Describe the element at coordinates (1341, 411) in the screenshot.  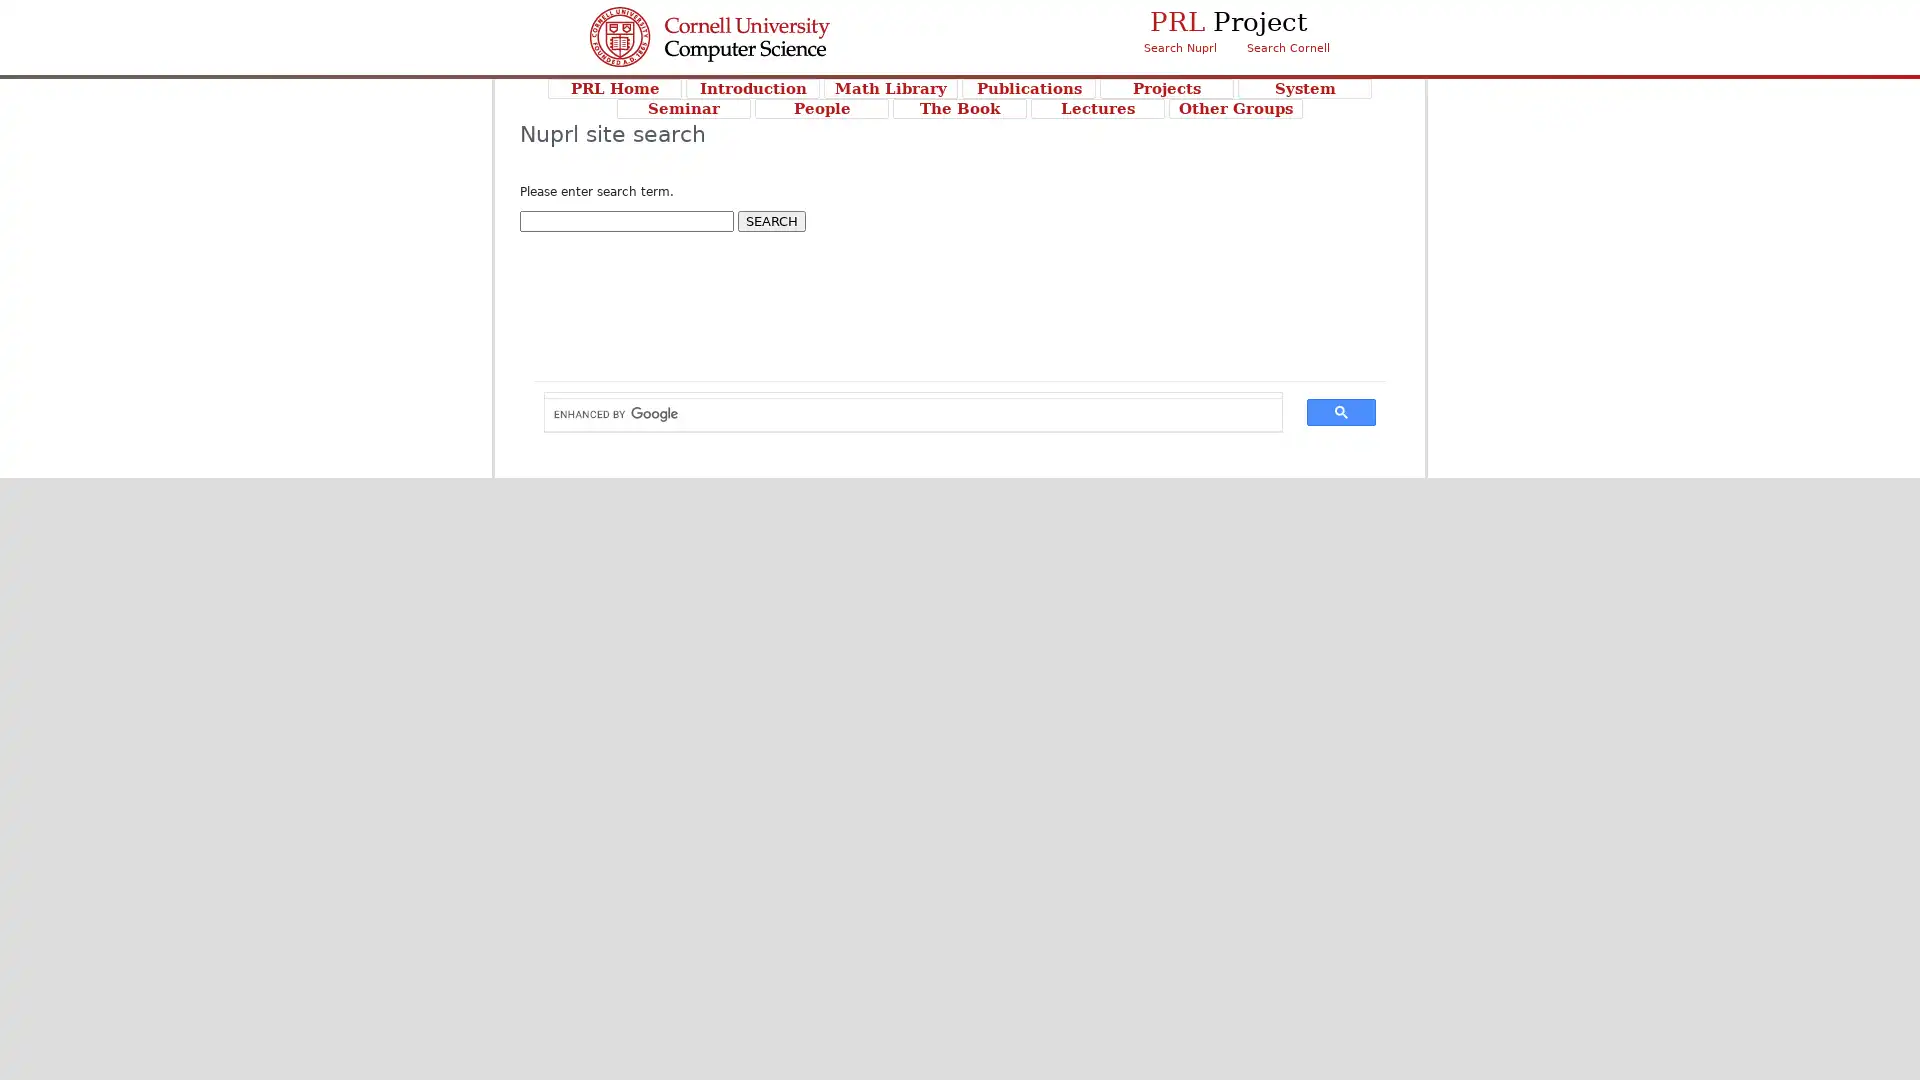
I see `search` at that location.